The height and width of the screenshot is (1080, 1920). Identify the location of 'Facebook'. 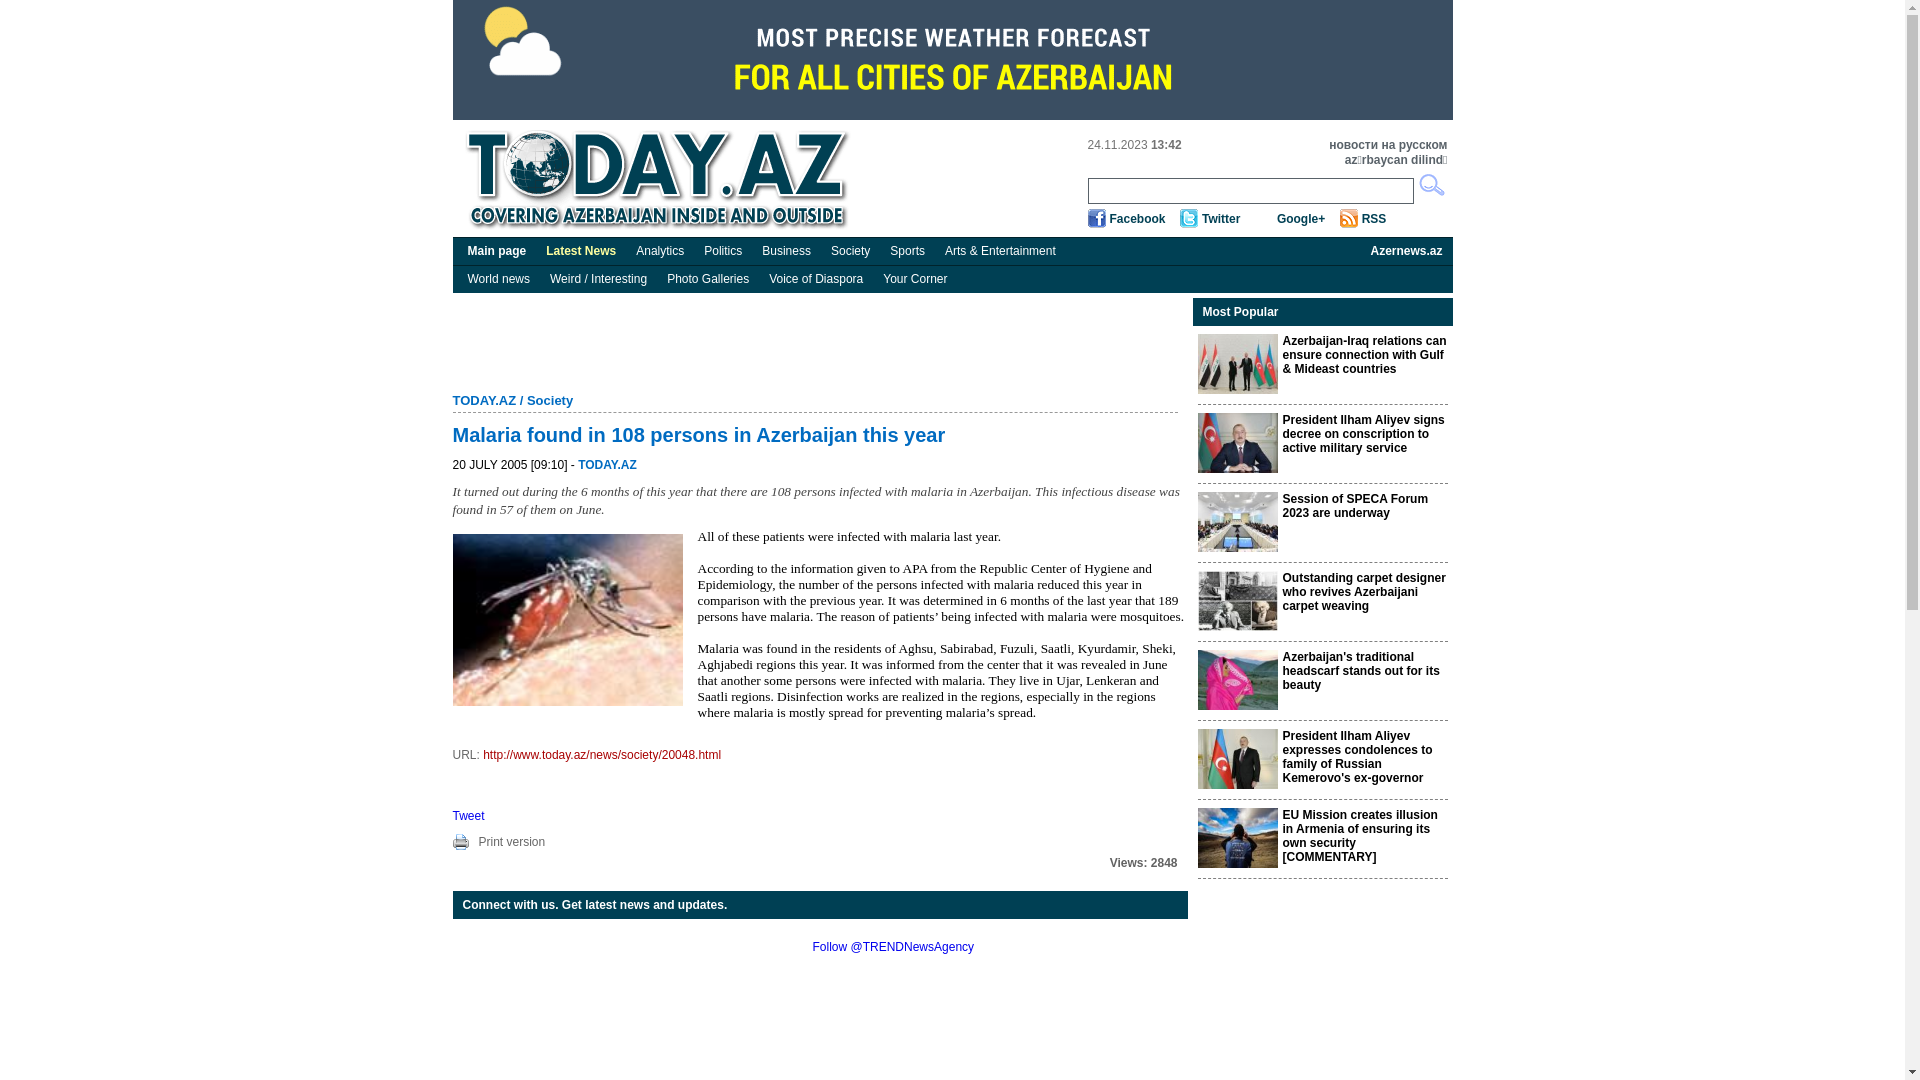
(1137, 219).